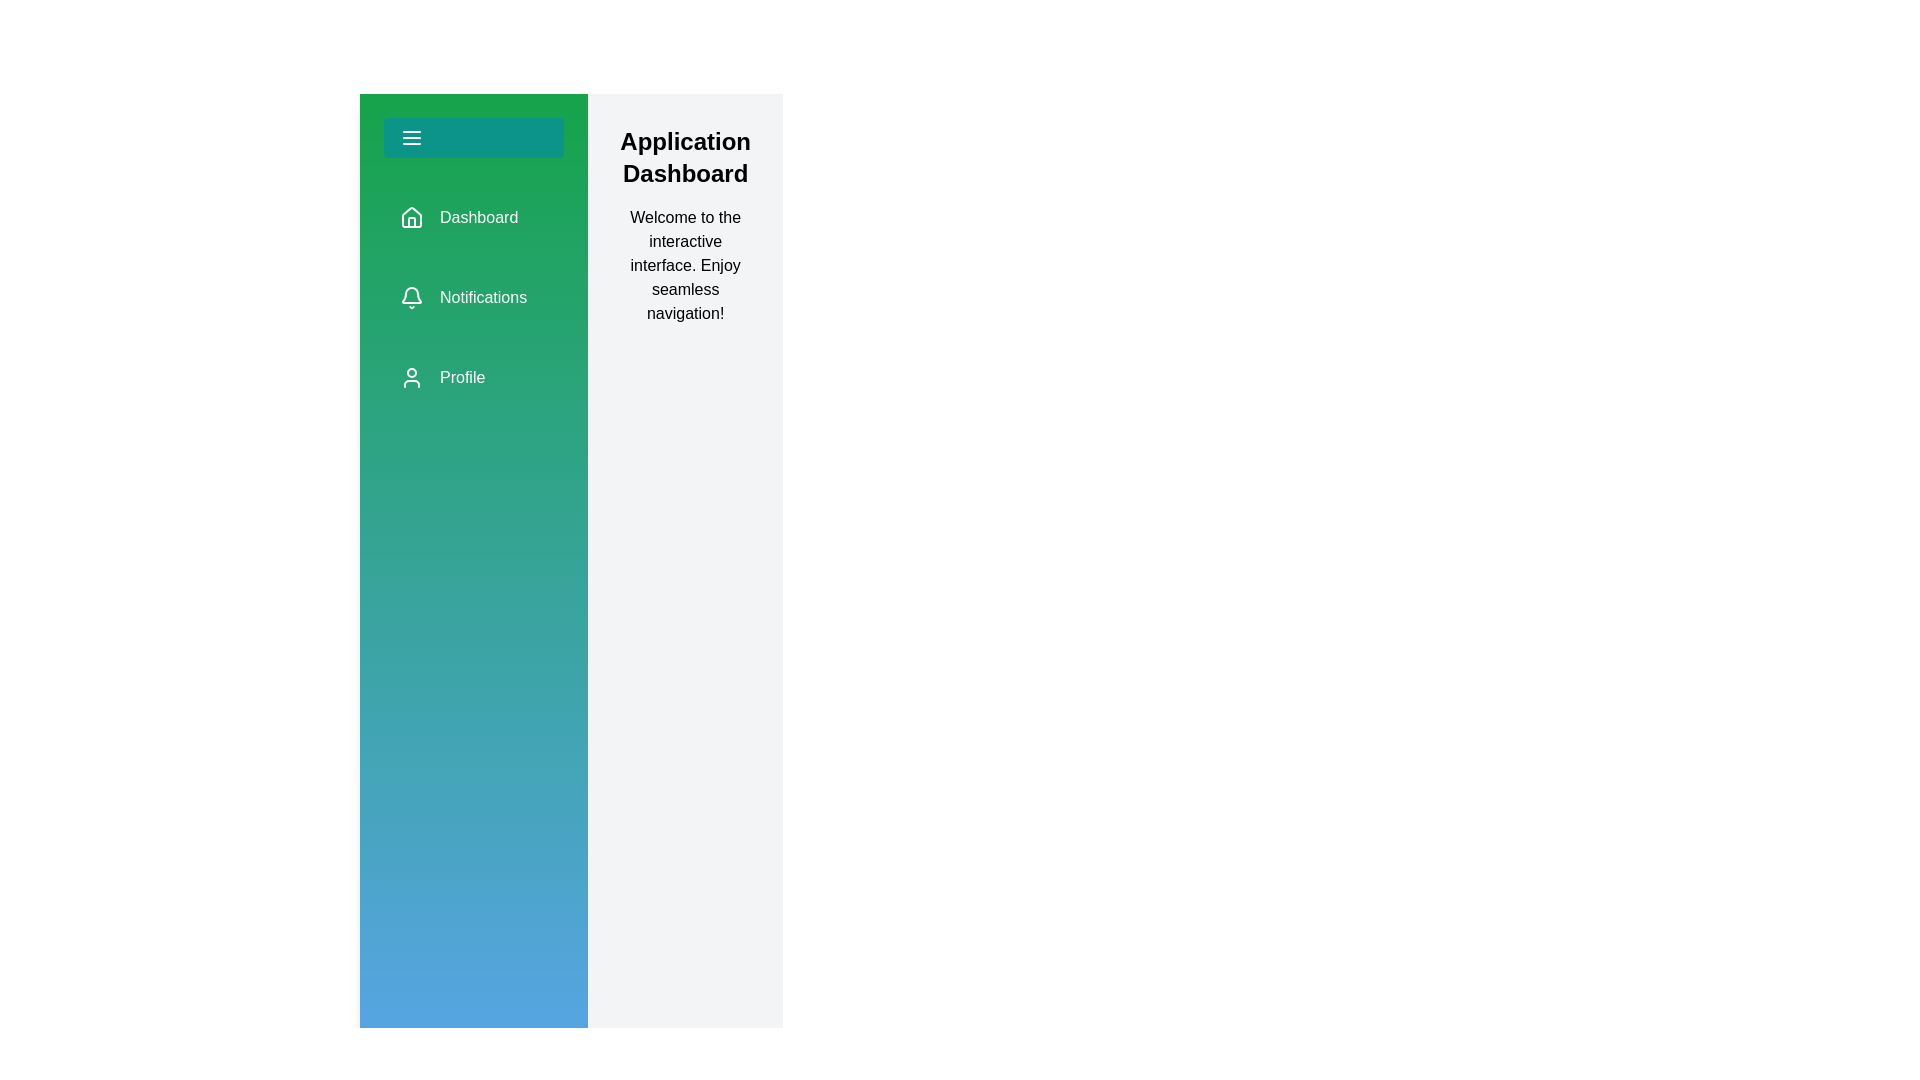  What do you see at coordinates (473, 378) in the screenshot?
I see `the 'Profile' navigation item in the sidebar` at bounding box center [473, 378].